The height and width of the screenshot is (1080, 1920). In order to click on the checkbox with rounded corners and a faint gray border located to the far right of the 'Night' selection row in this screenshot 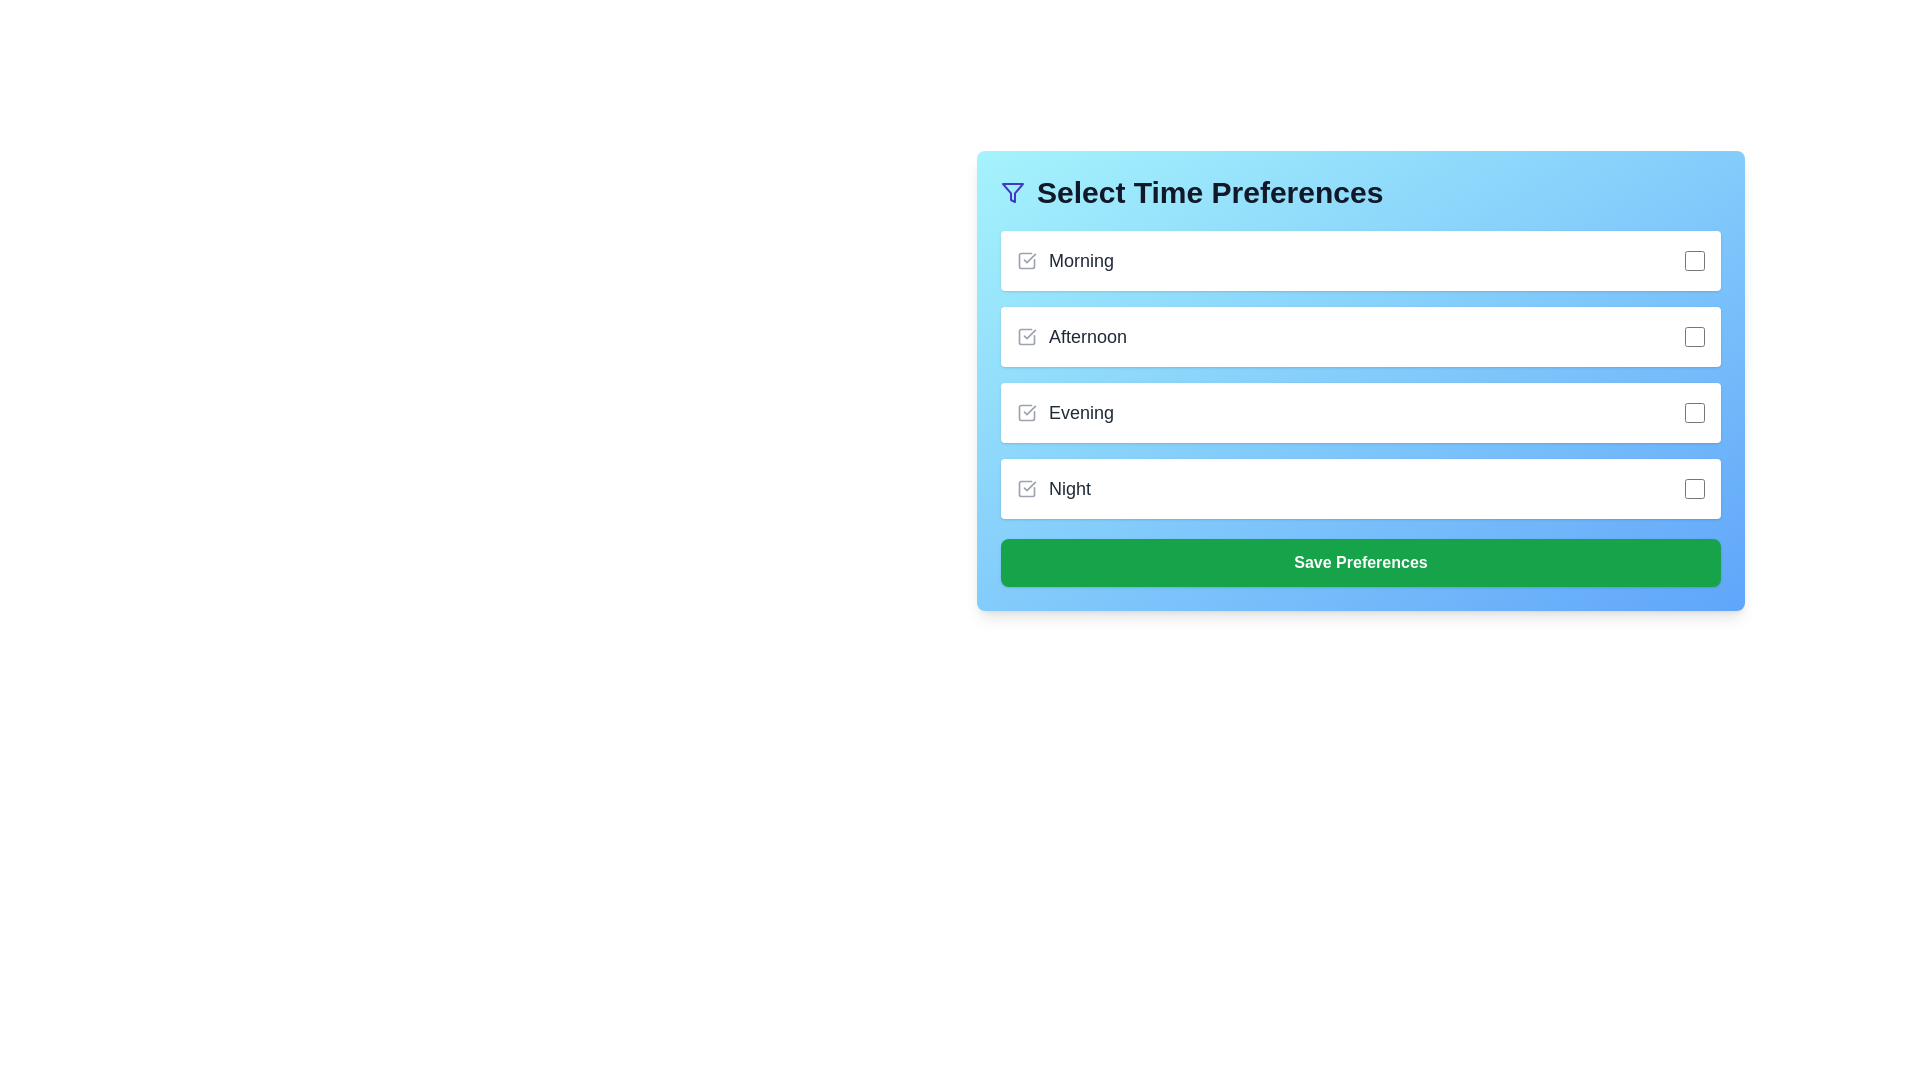, I will do `click(1693, 489)`.